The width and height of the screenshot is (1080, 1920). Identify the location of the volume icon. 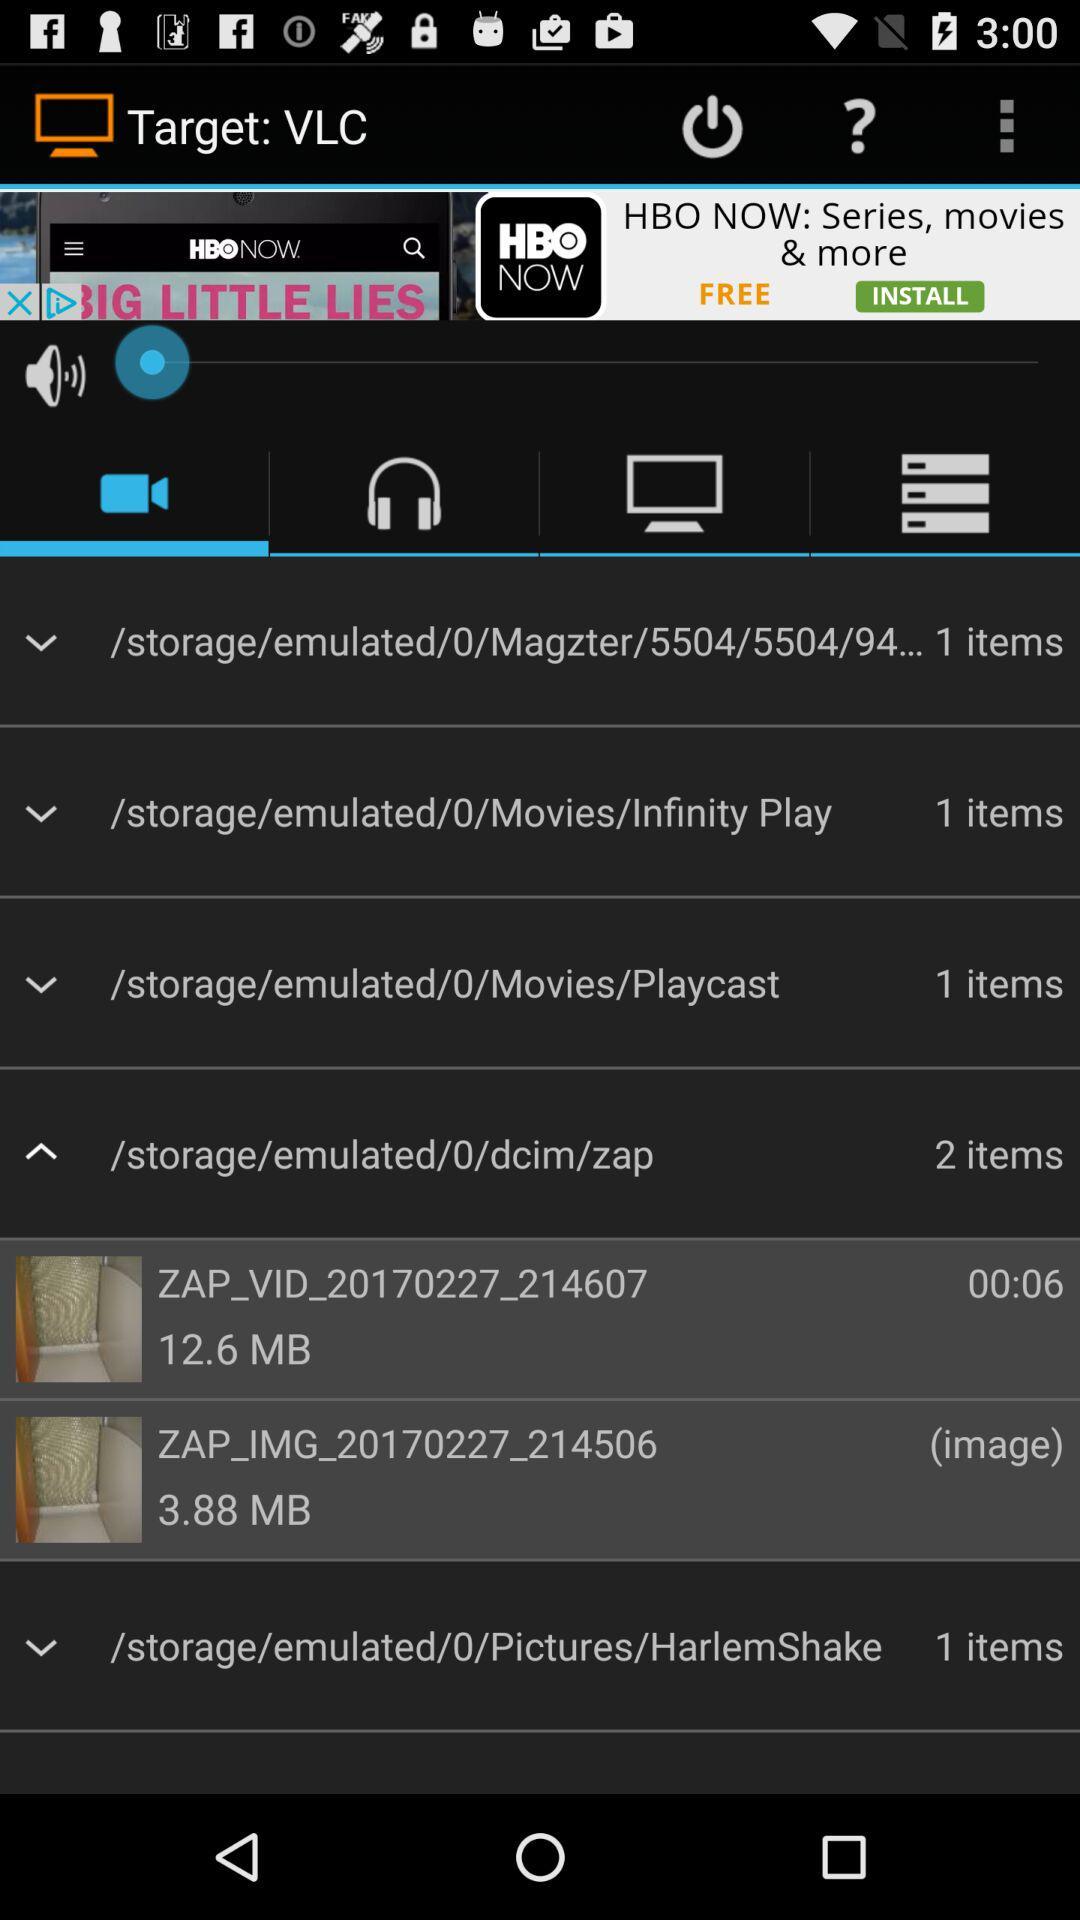
(54, 400).